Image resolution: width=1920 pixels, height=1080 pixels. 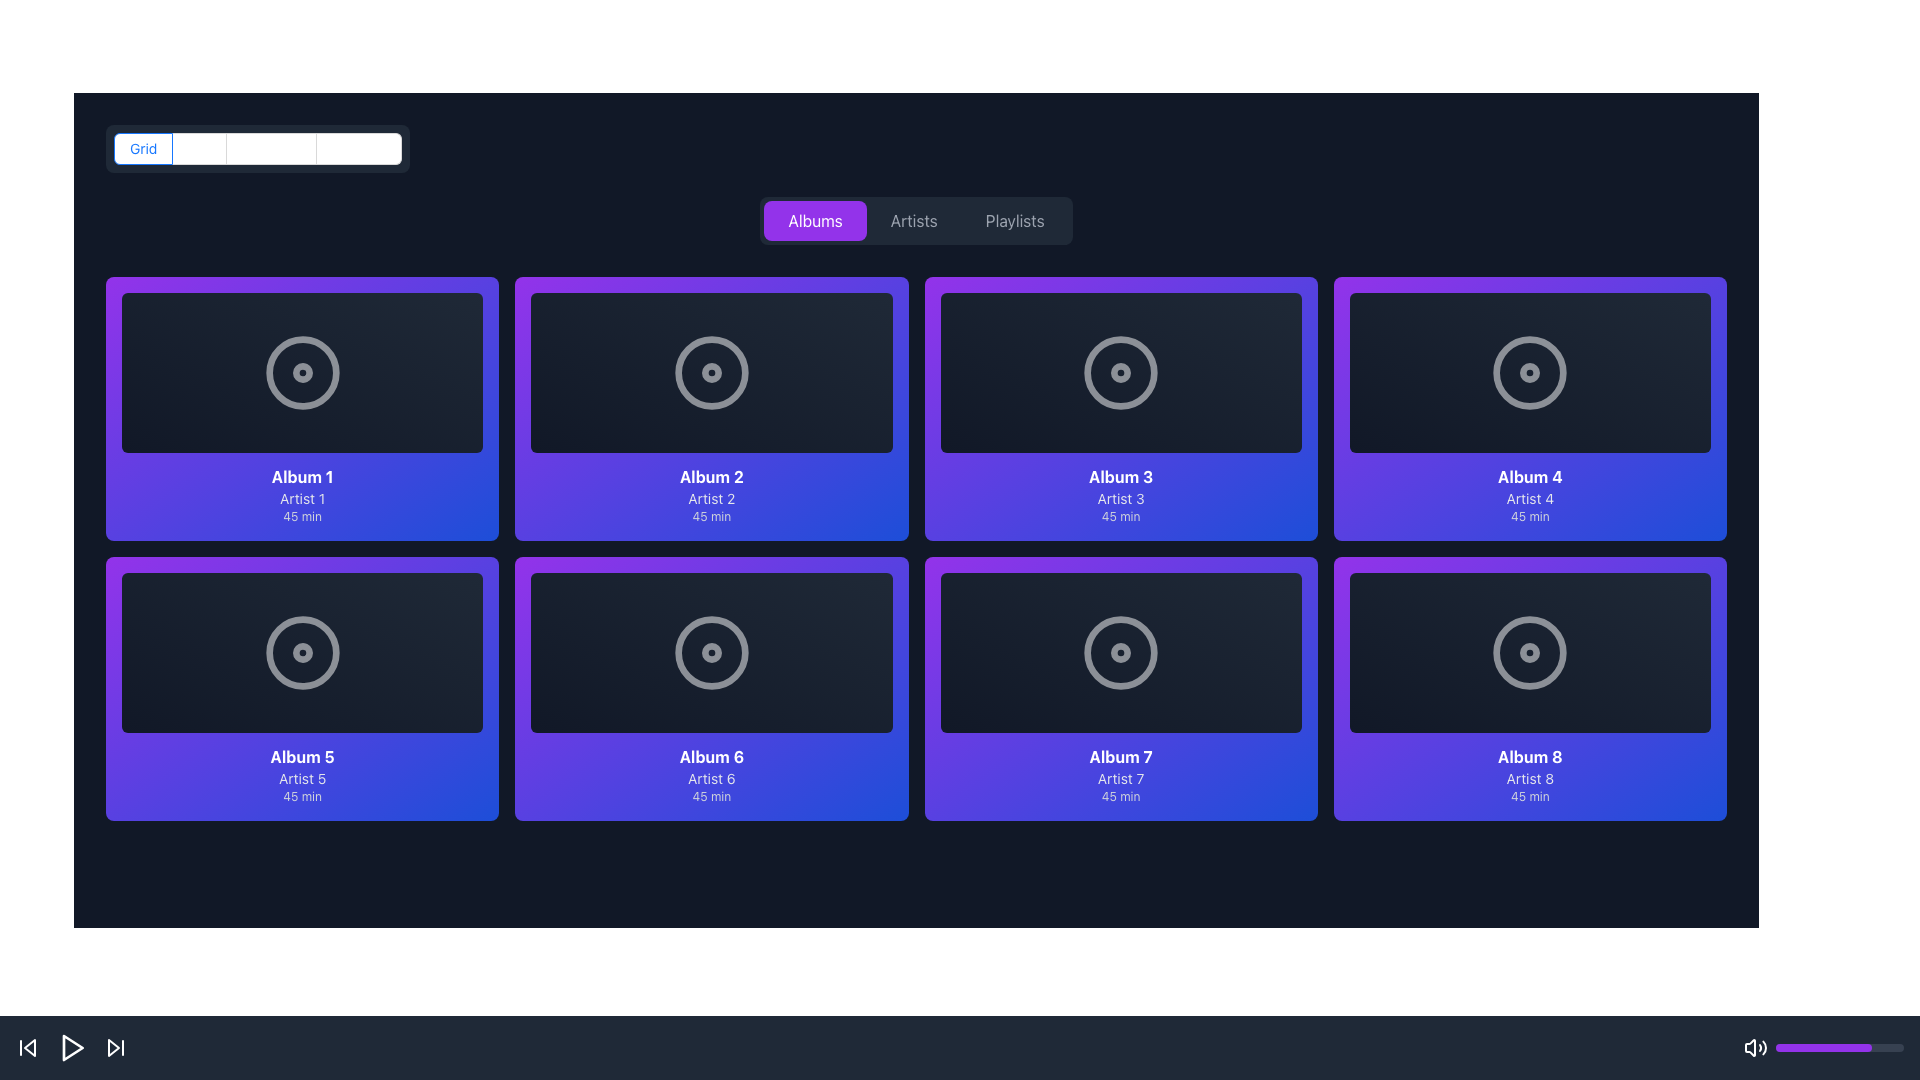 I want to click on the slider value, so click(x=1824, y=1047).